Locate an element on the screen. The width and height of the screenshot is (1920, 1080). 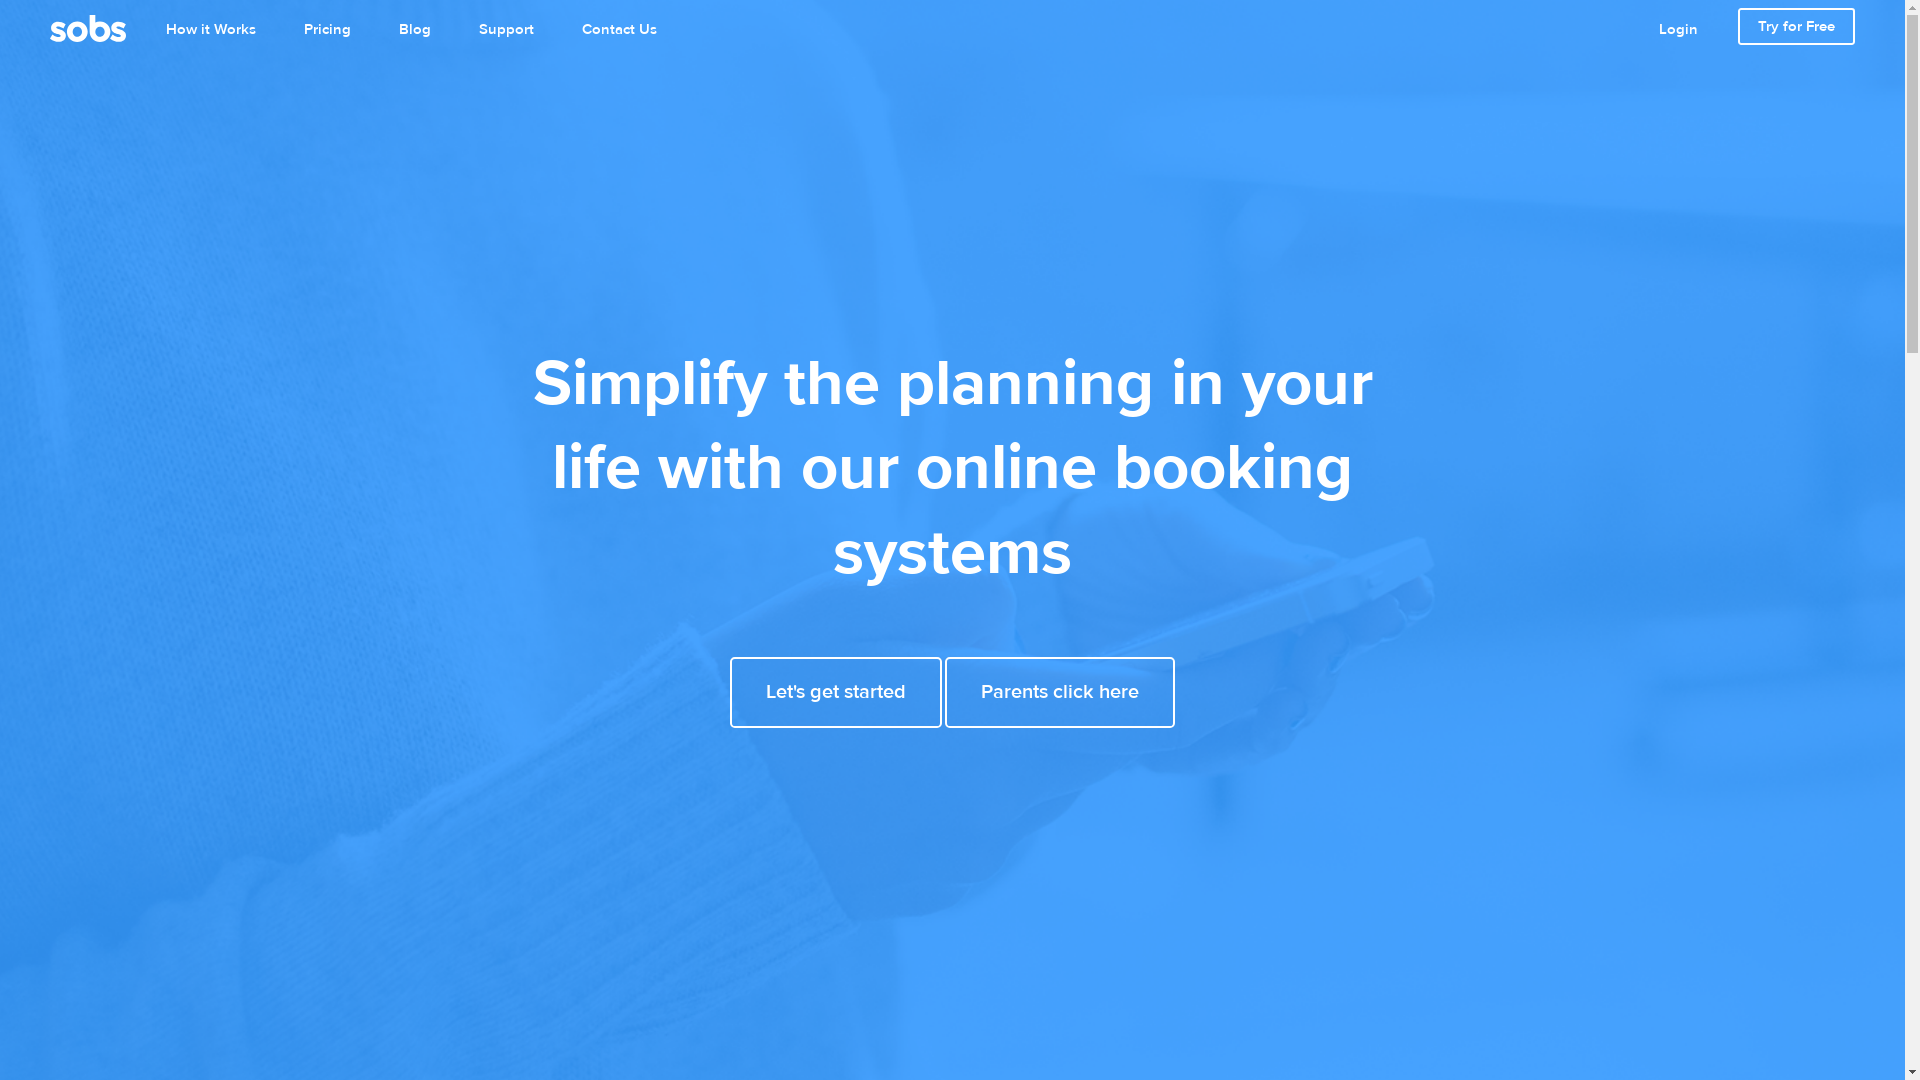
'Contact Us' is located at coordinates (618, 30).